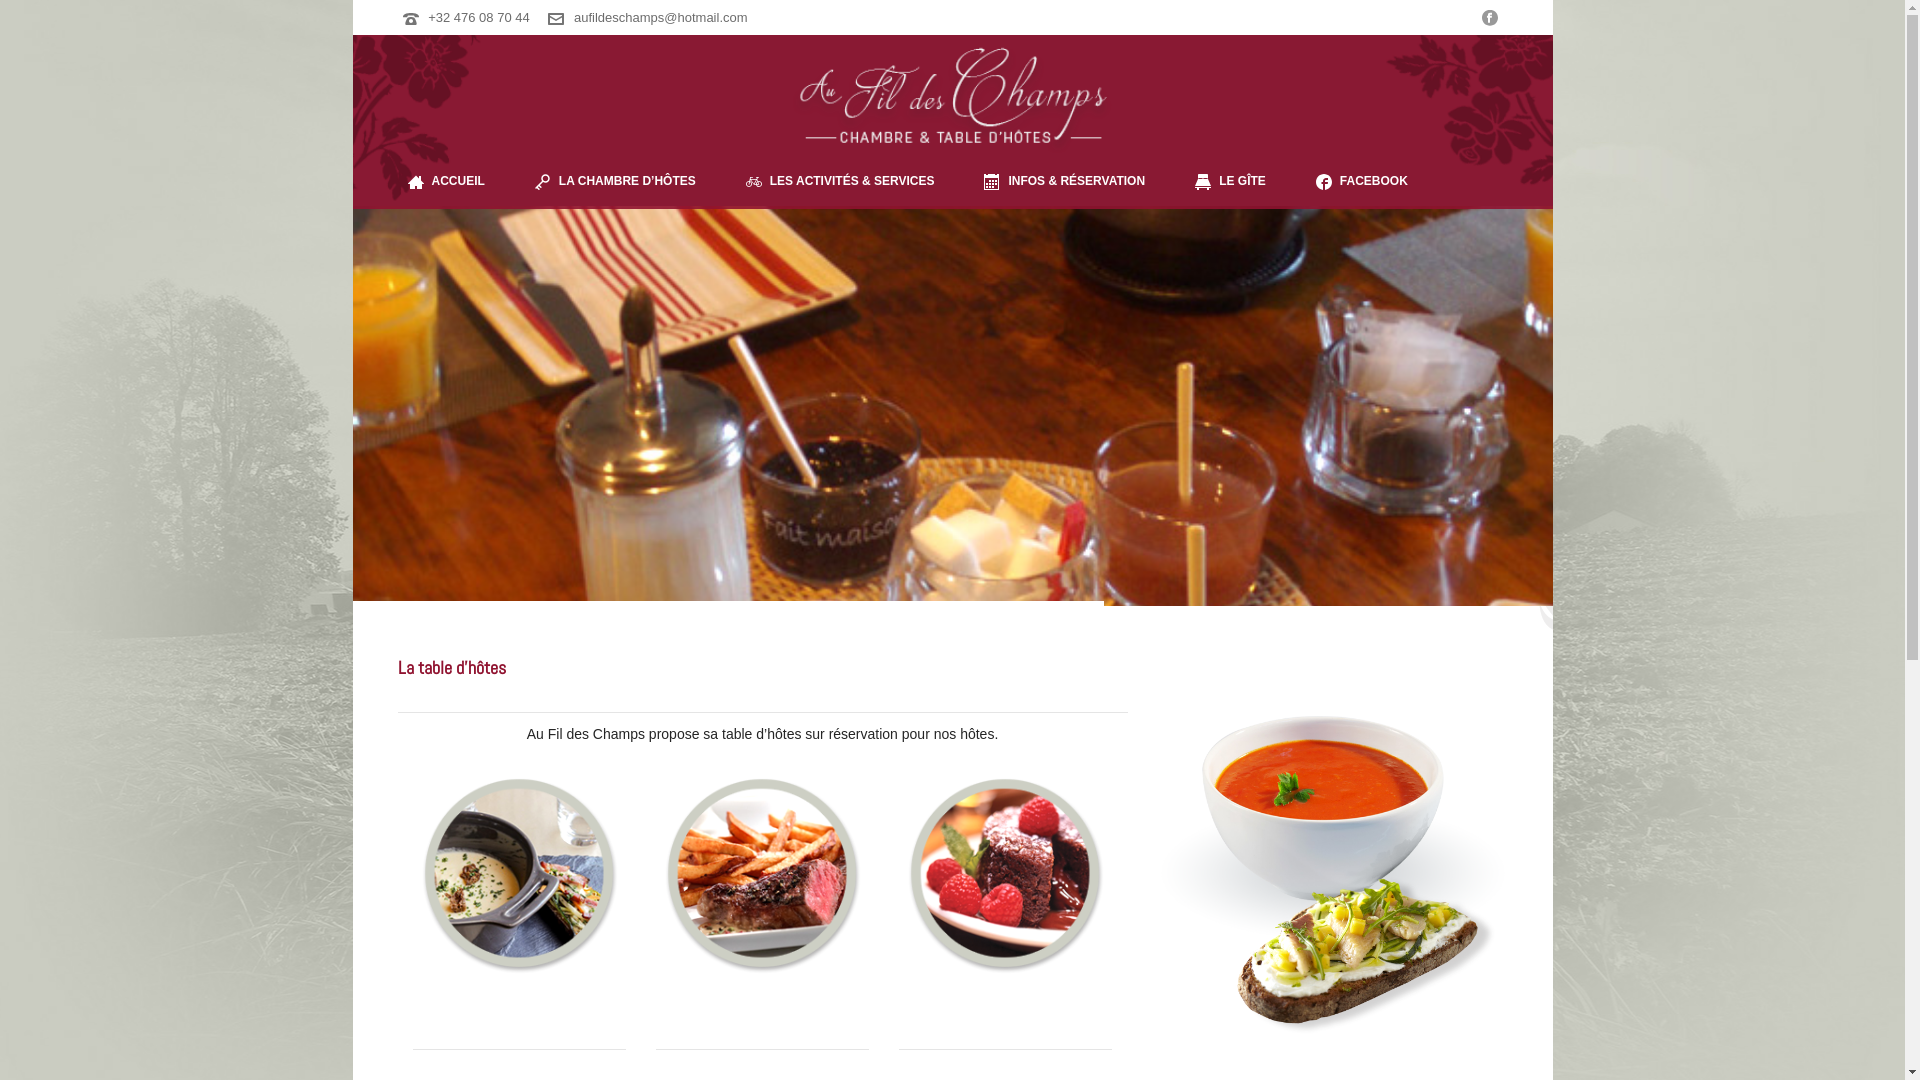 Image resolution: width=1920 pixels, height=1080 pixels. I want to click on 'plat', so click(761, 872).